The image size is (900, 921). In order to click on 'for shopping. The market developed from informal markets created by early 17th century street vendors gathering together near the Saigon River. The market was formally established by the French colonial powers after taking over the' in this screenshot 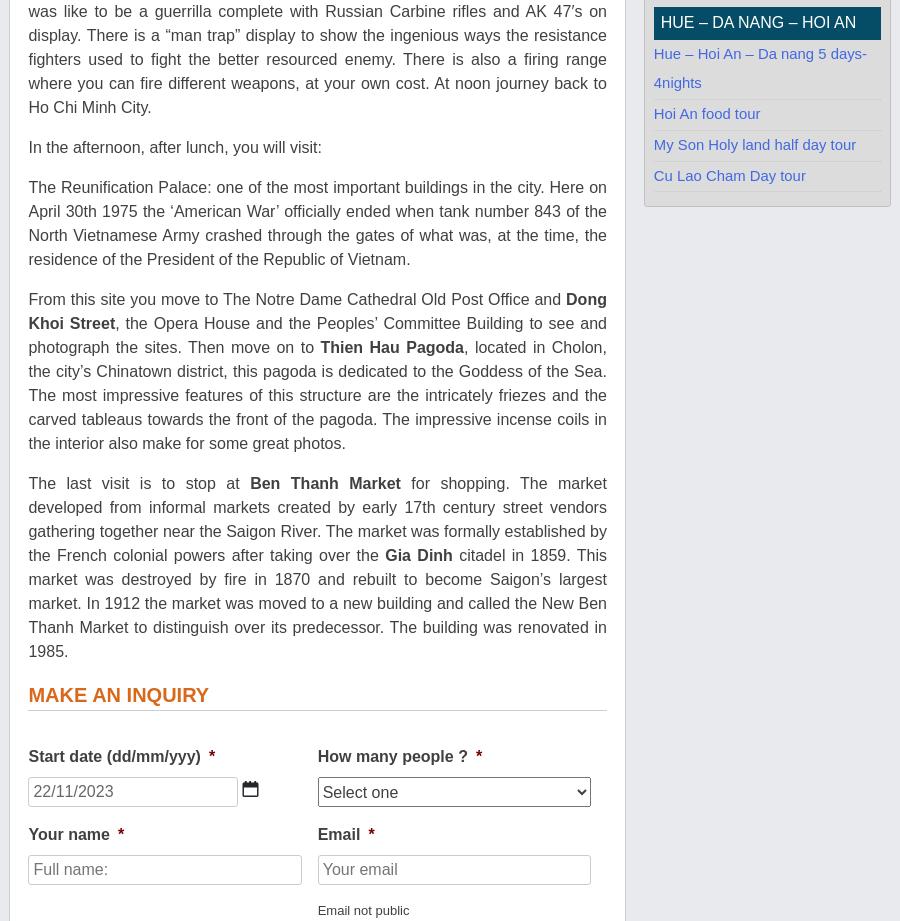, I will do `click(315, 518)`.